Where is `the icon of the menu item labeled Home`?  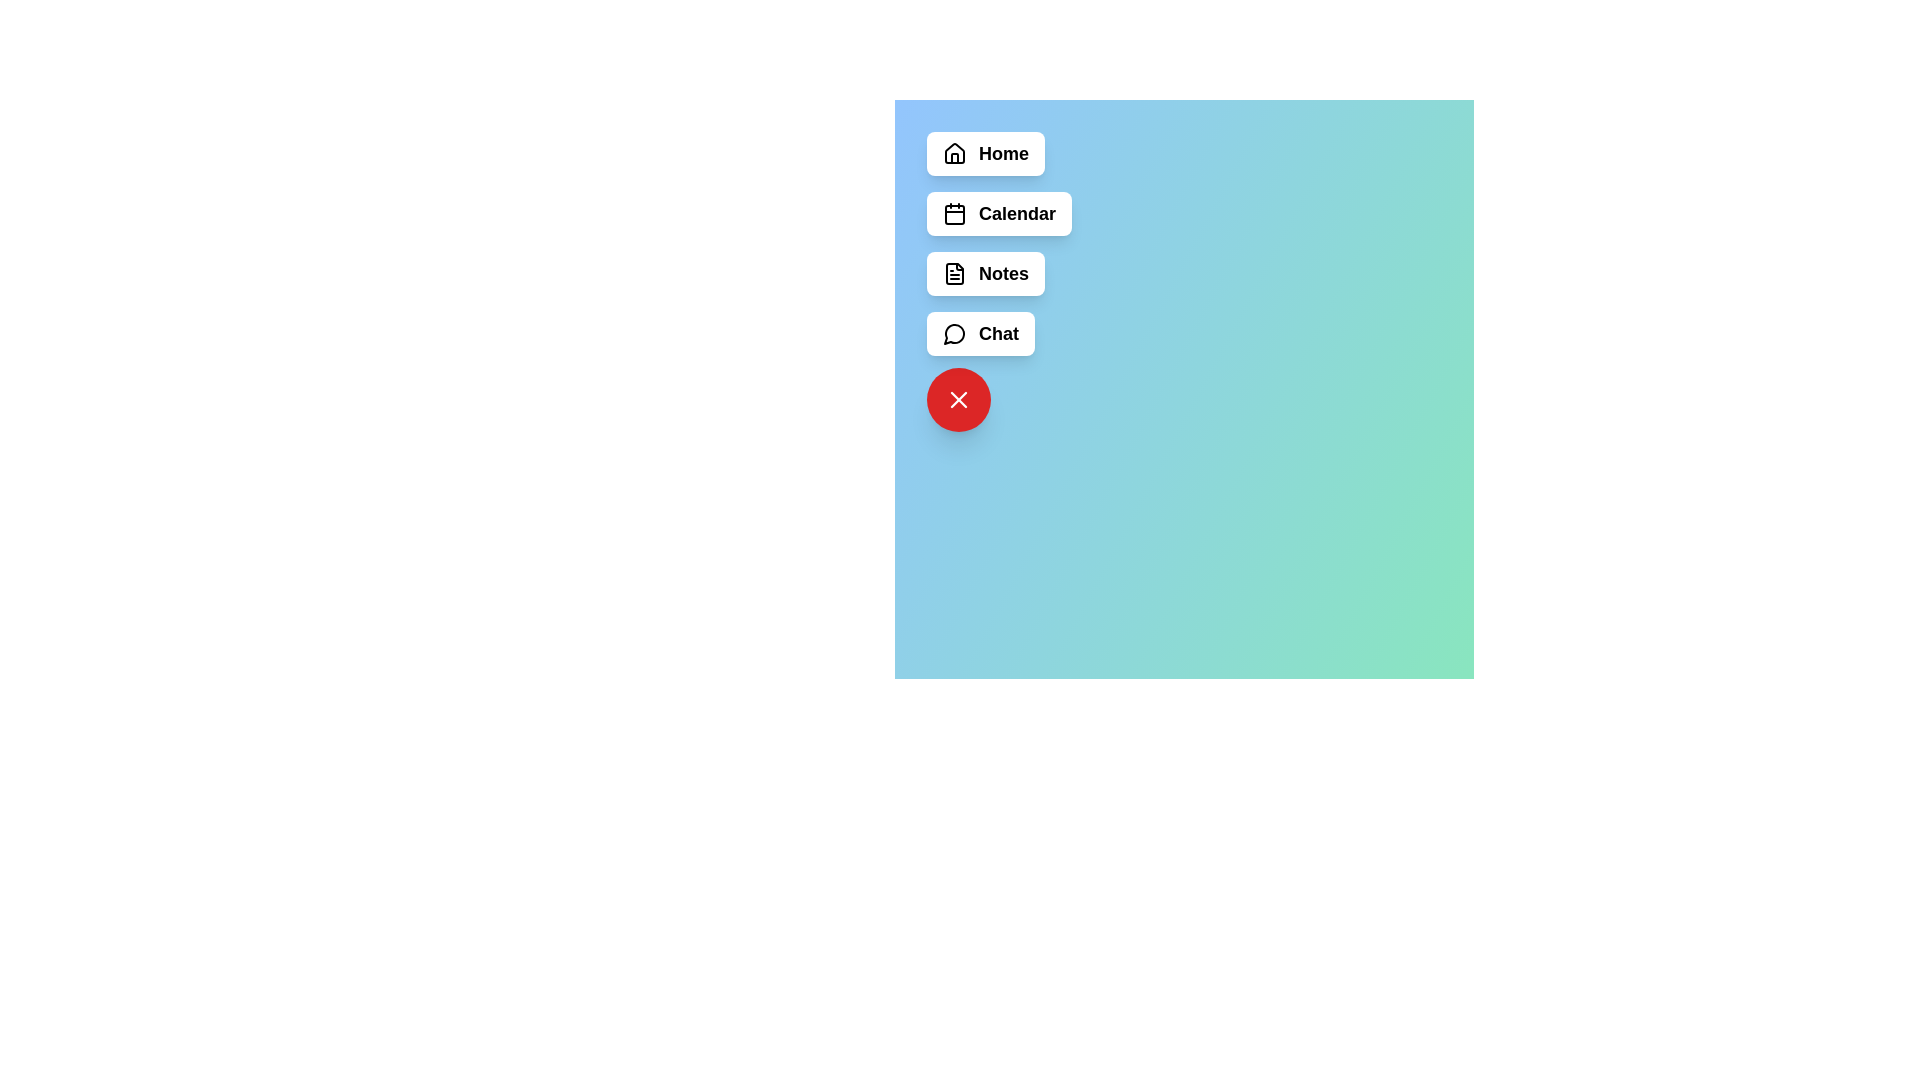 the icon of the menu item labeled Home is located at coordinates (954, 153).